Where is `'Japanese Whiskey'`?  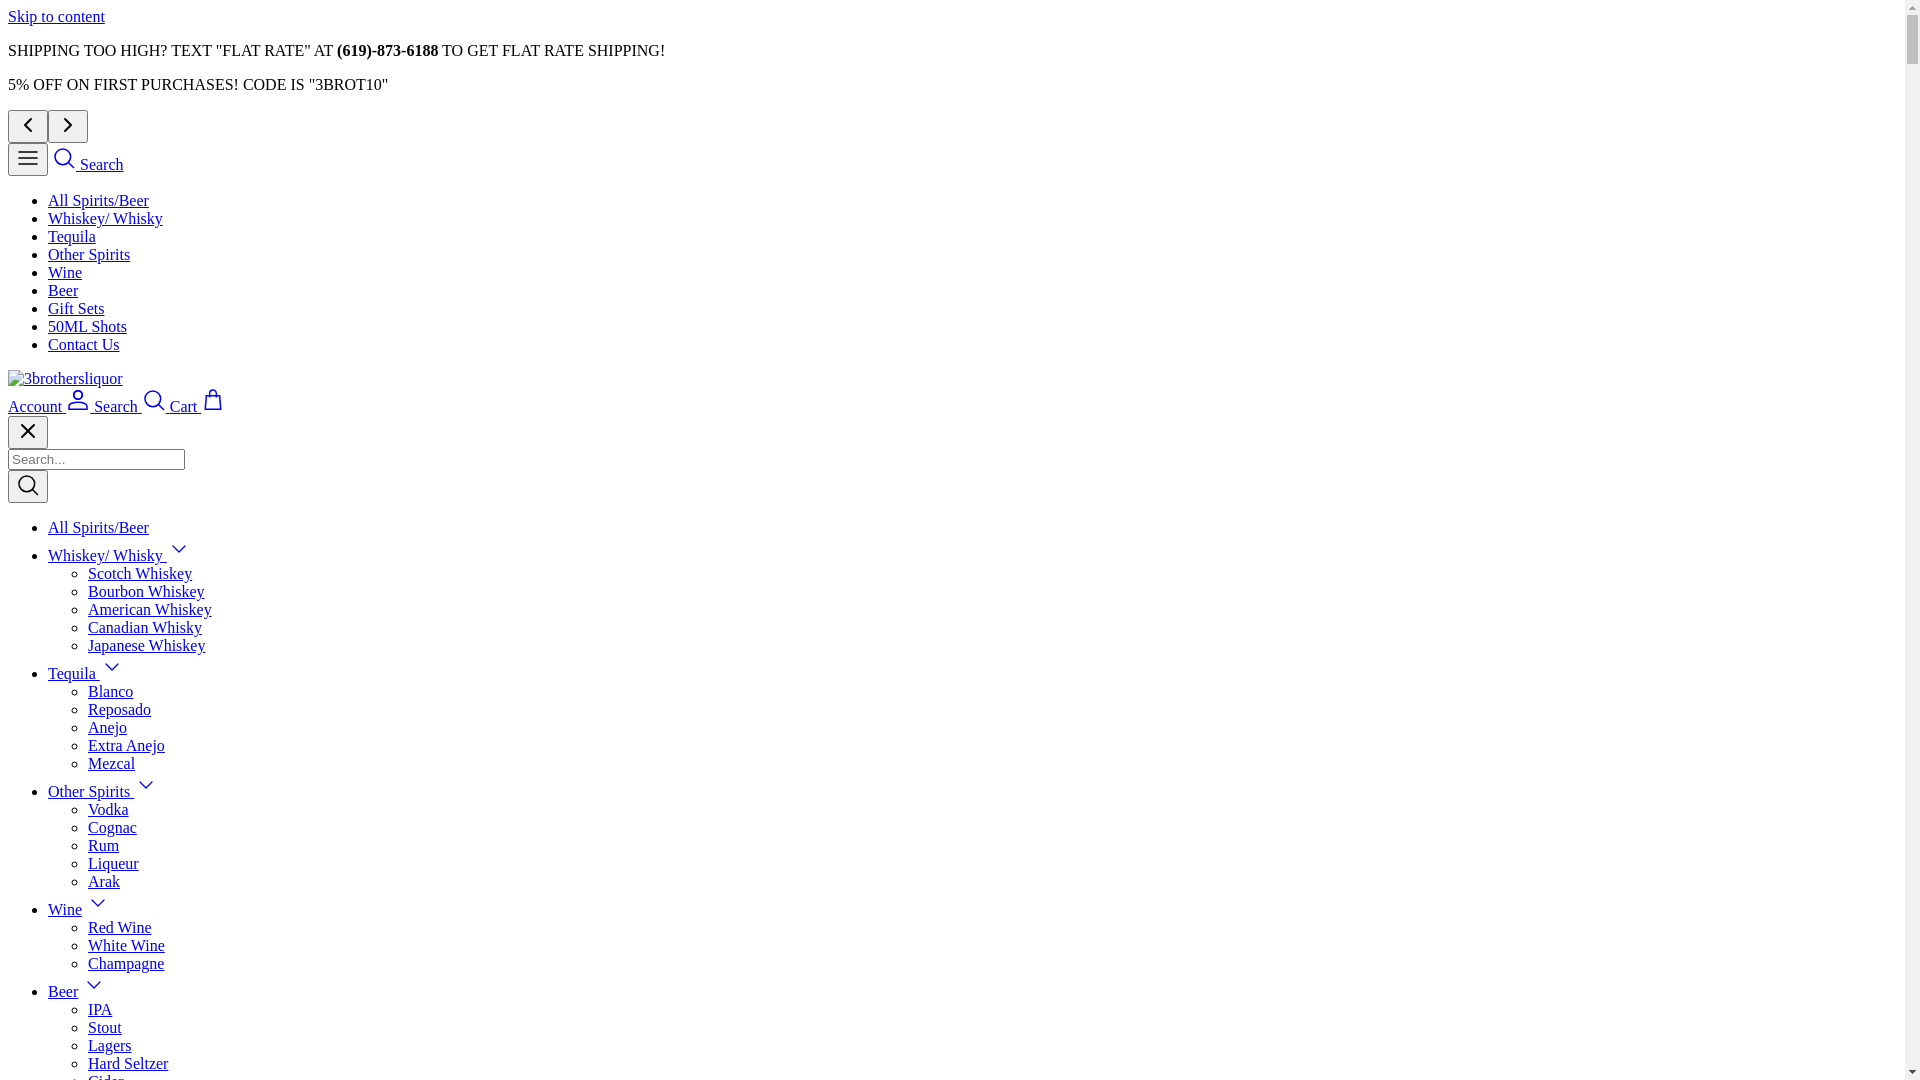
'Japanese Whiskey' is located at coordinates (145, 645).